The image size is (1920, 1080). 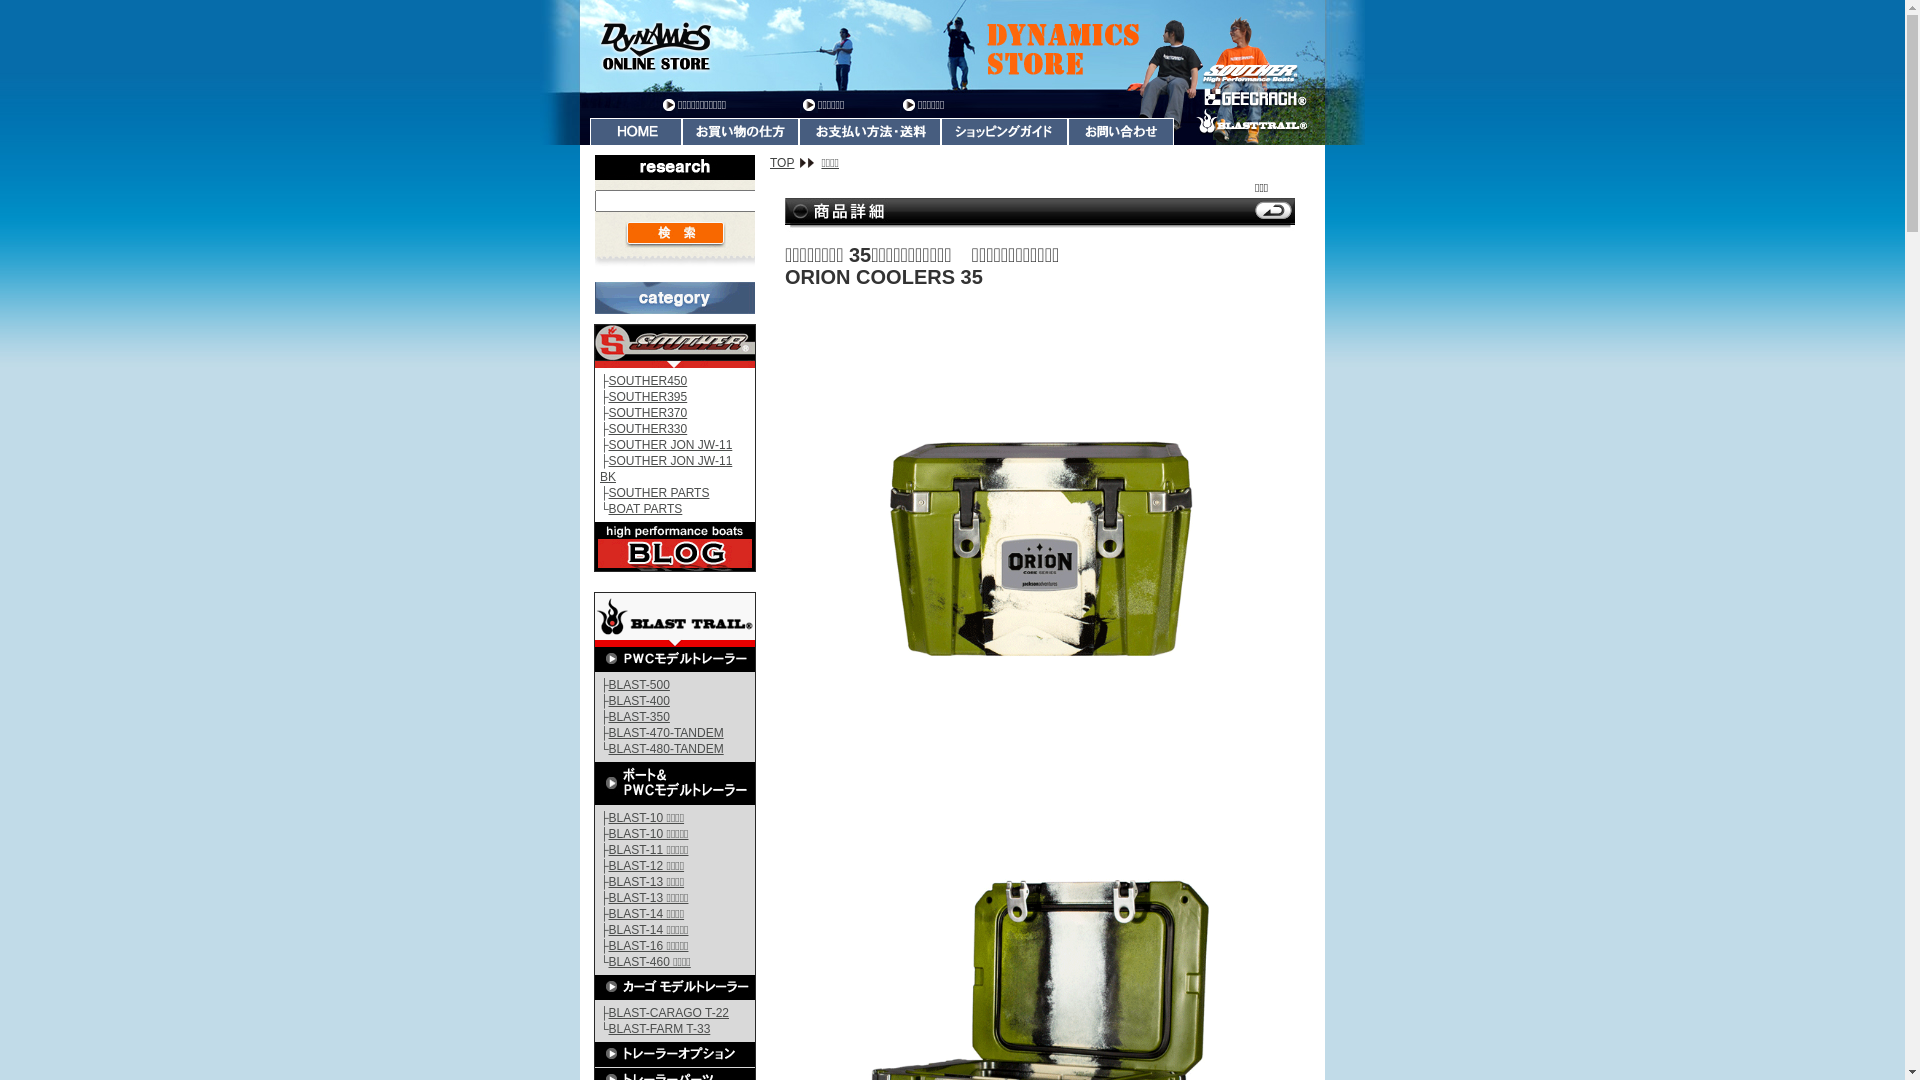 I want to click on 'BLAST-470-TANDEM', so click(x=666, y=732).